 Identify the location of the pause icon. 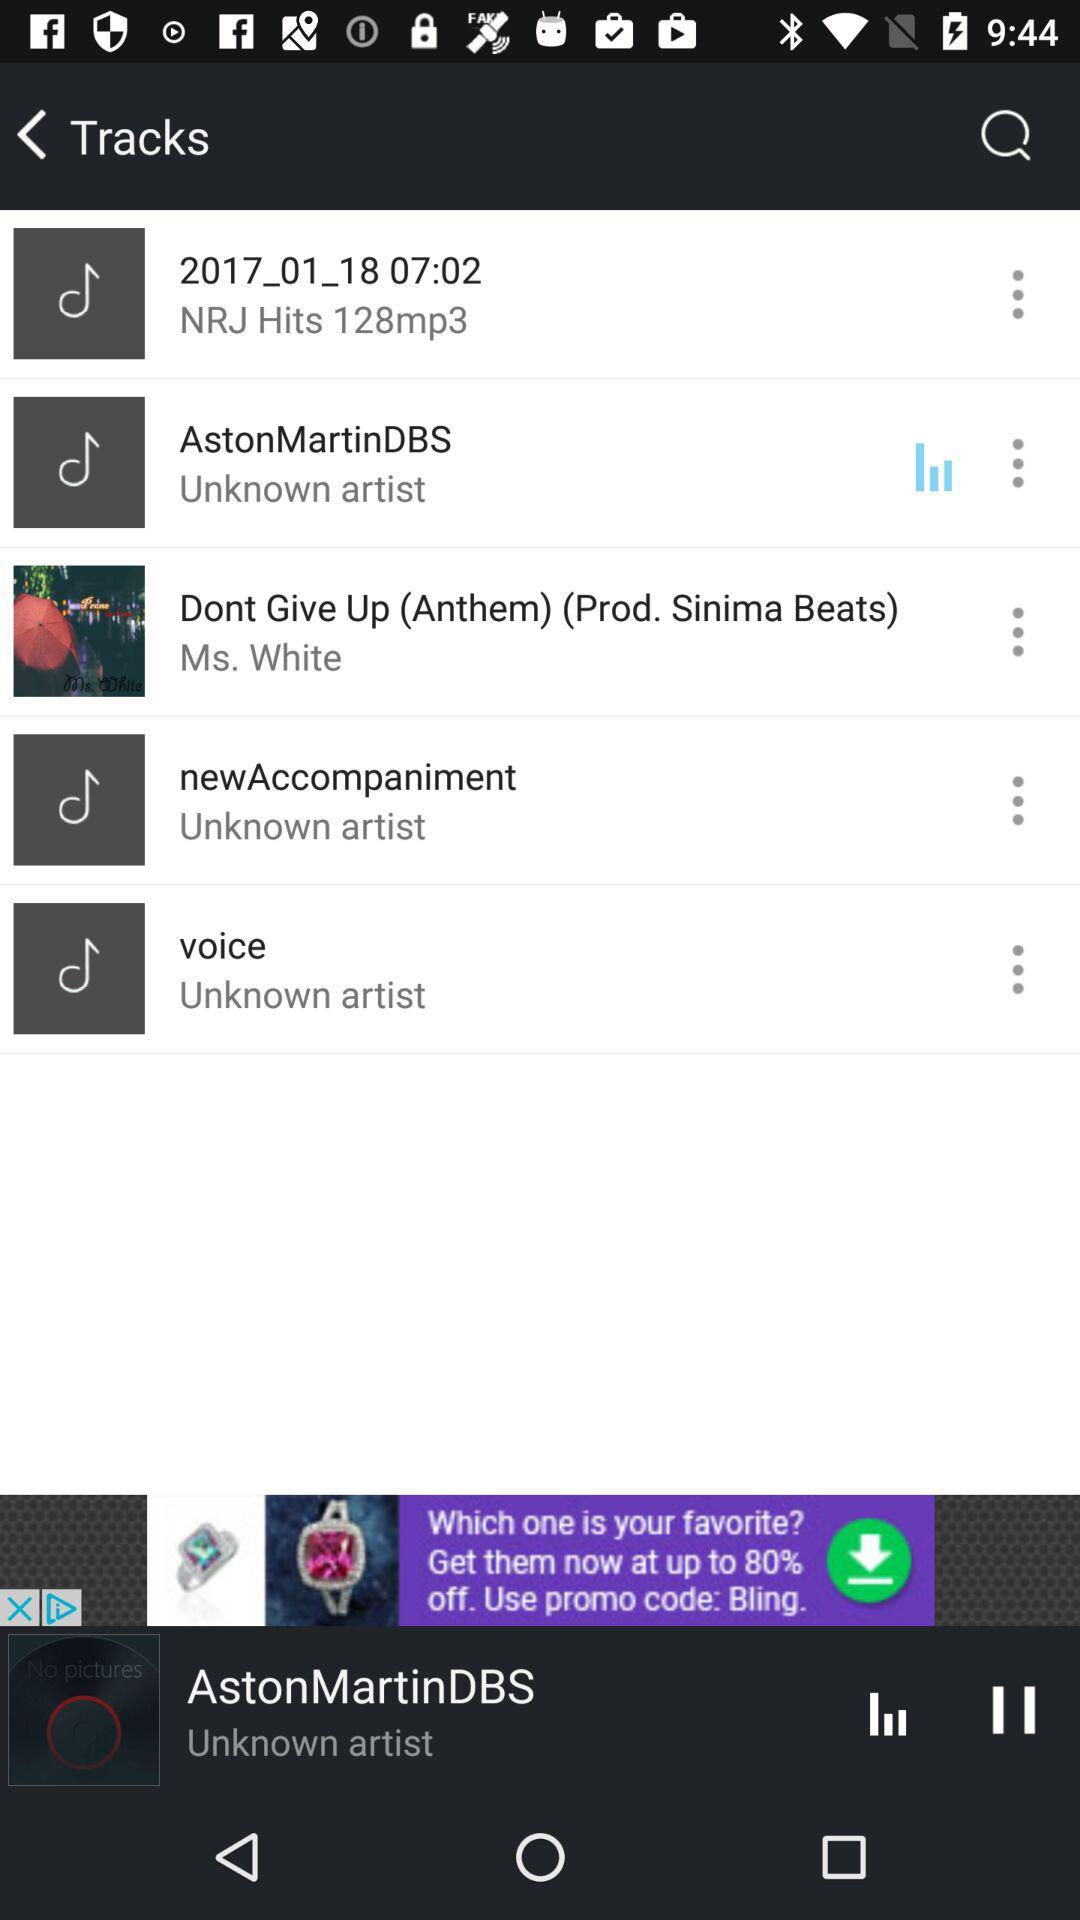
(1014, 1708).